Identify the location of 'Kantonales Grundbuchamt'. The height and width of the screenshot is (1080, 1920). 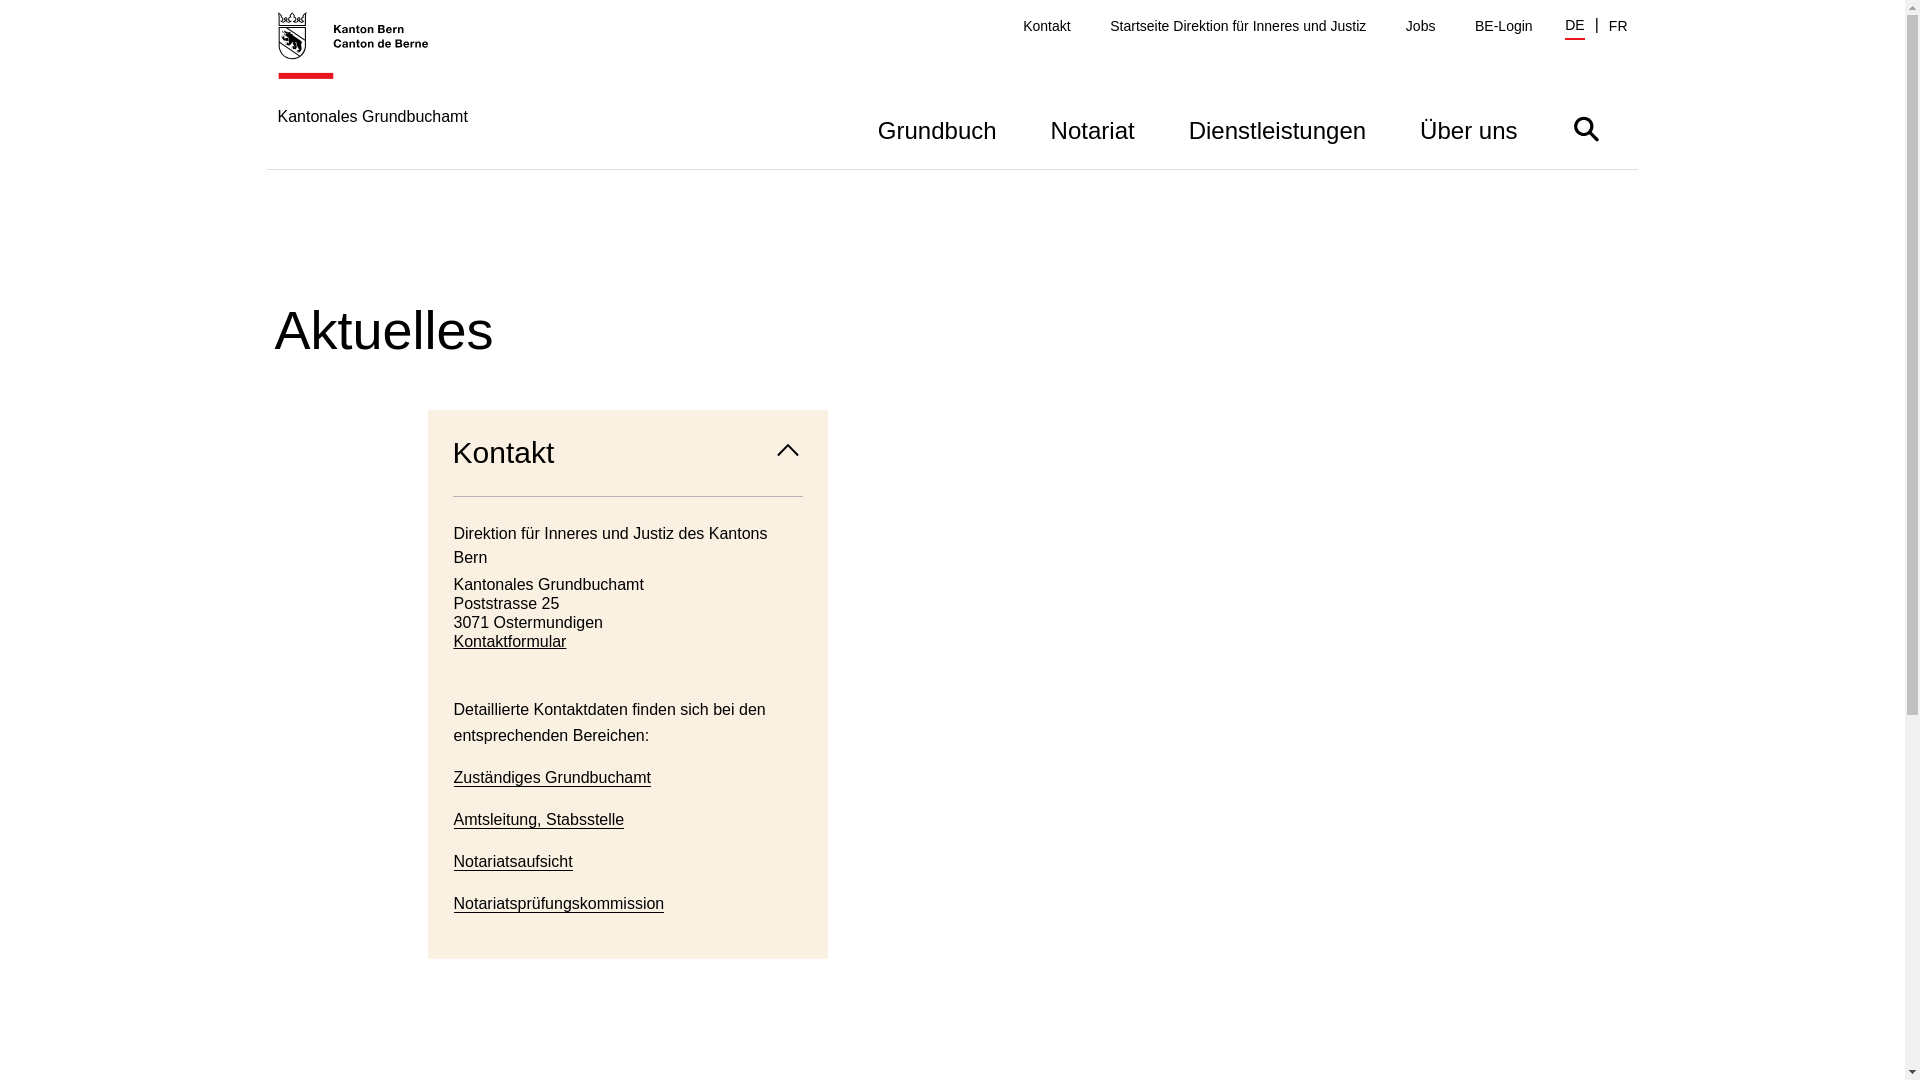
(373, 88).